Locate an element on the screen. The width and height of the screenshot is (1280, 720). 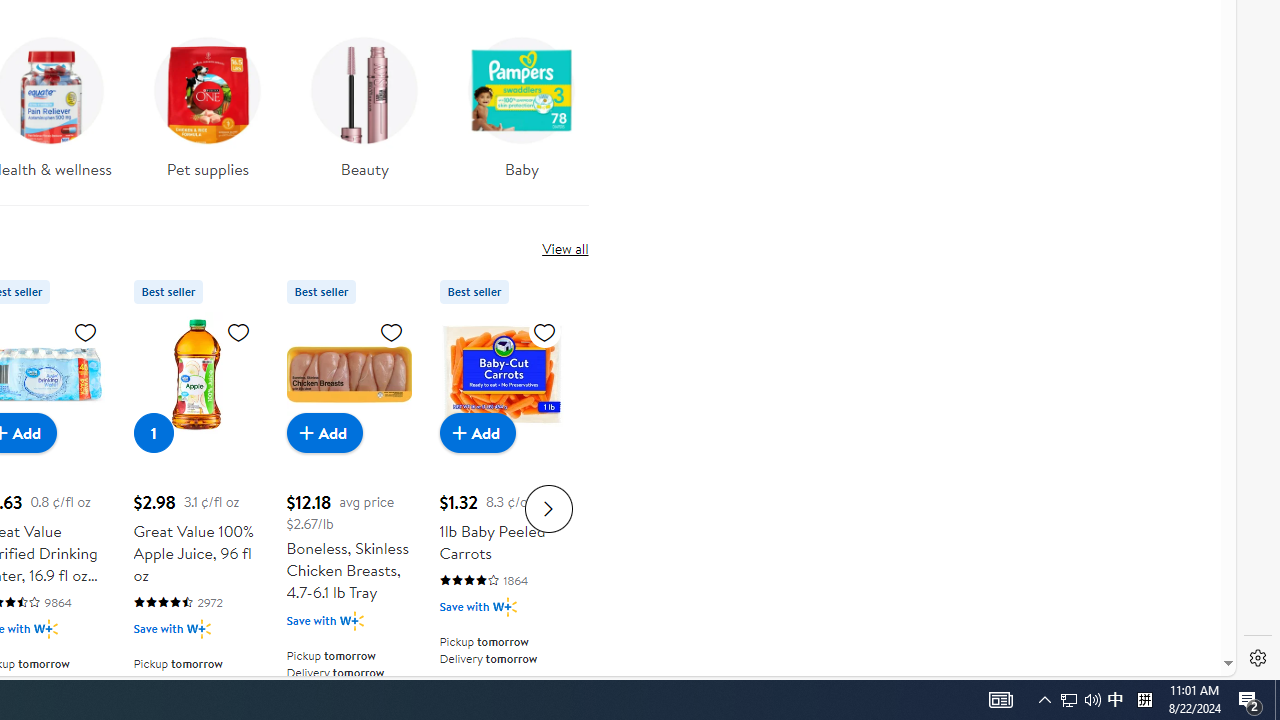
'Beauty' is located at coordinates (364, 114).